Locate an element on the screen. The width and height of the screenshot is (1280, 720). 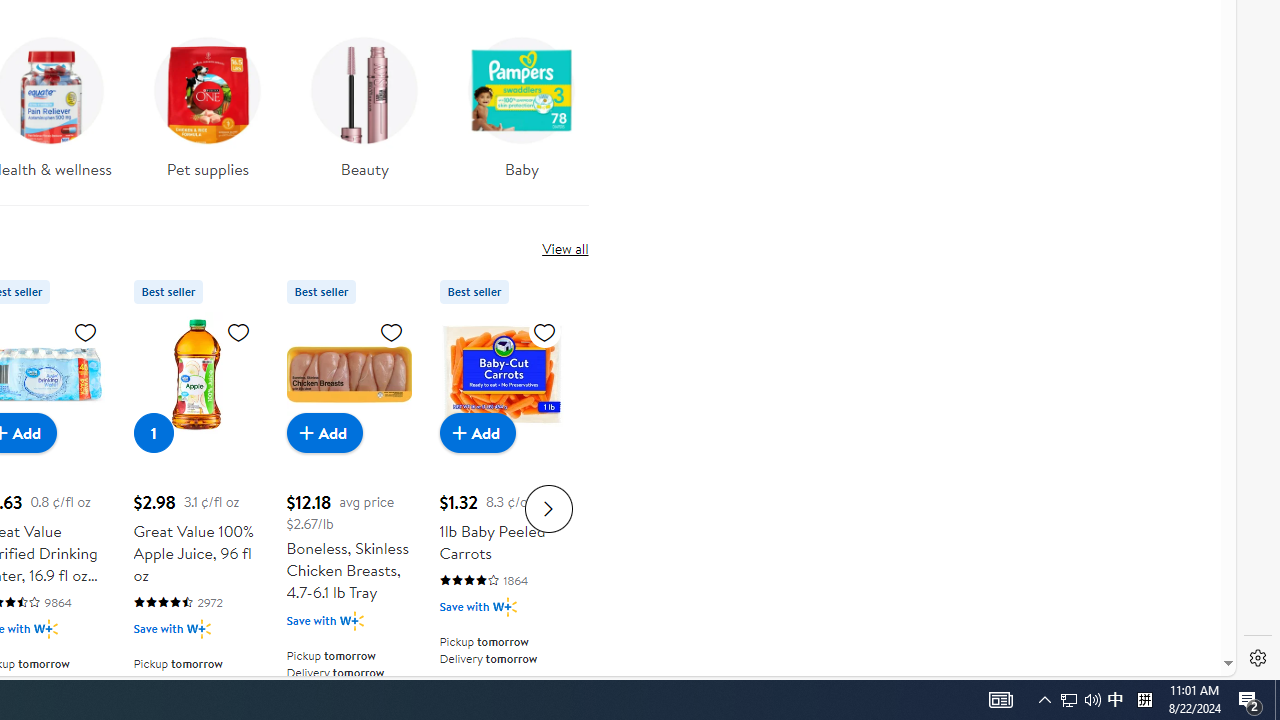
'Beauty' is located at coordinates (364, 114).